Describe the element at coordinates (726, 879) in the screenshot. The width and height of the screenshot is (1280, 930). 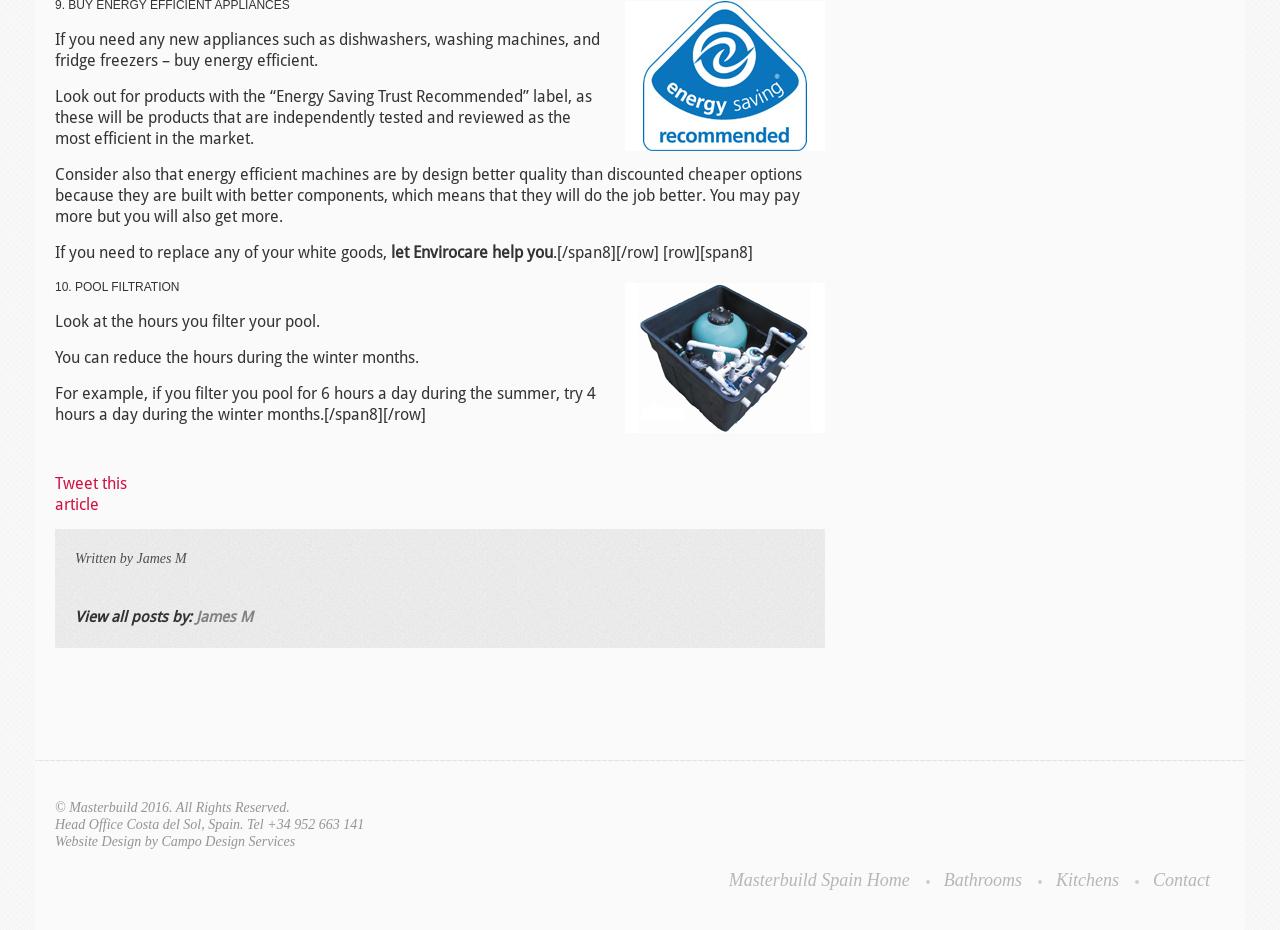
I see `'Masterbuild Spain Home'` at that location.